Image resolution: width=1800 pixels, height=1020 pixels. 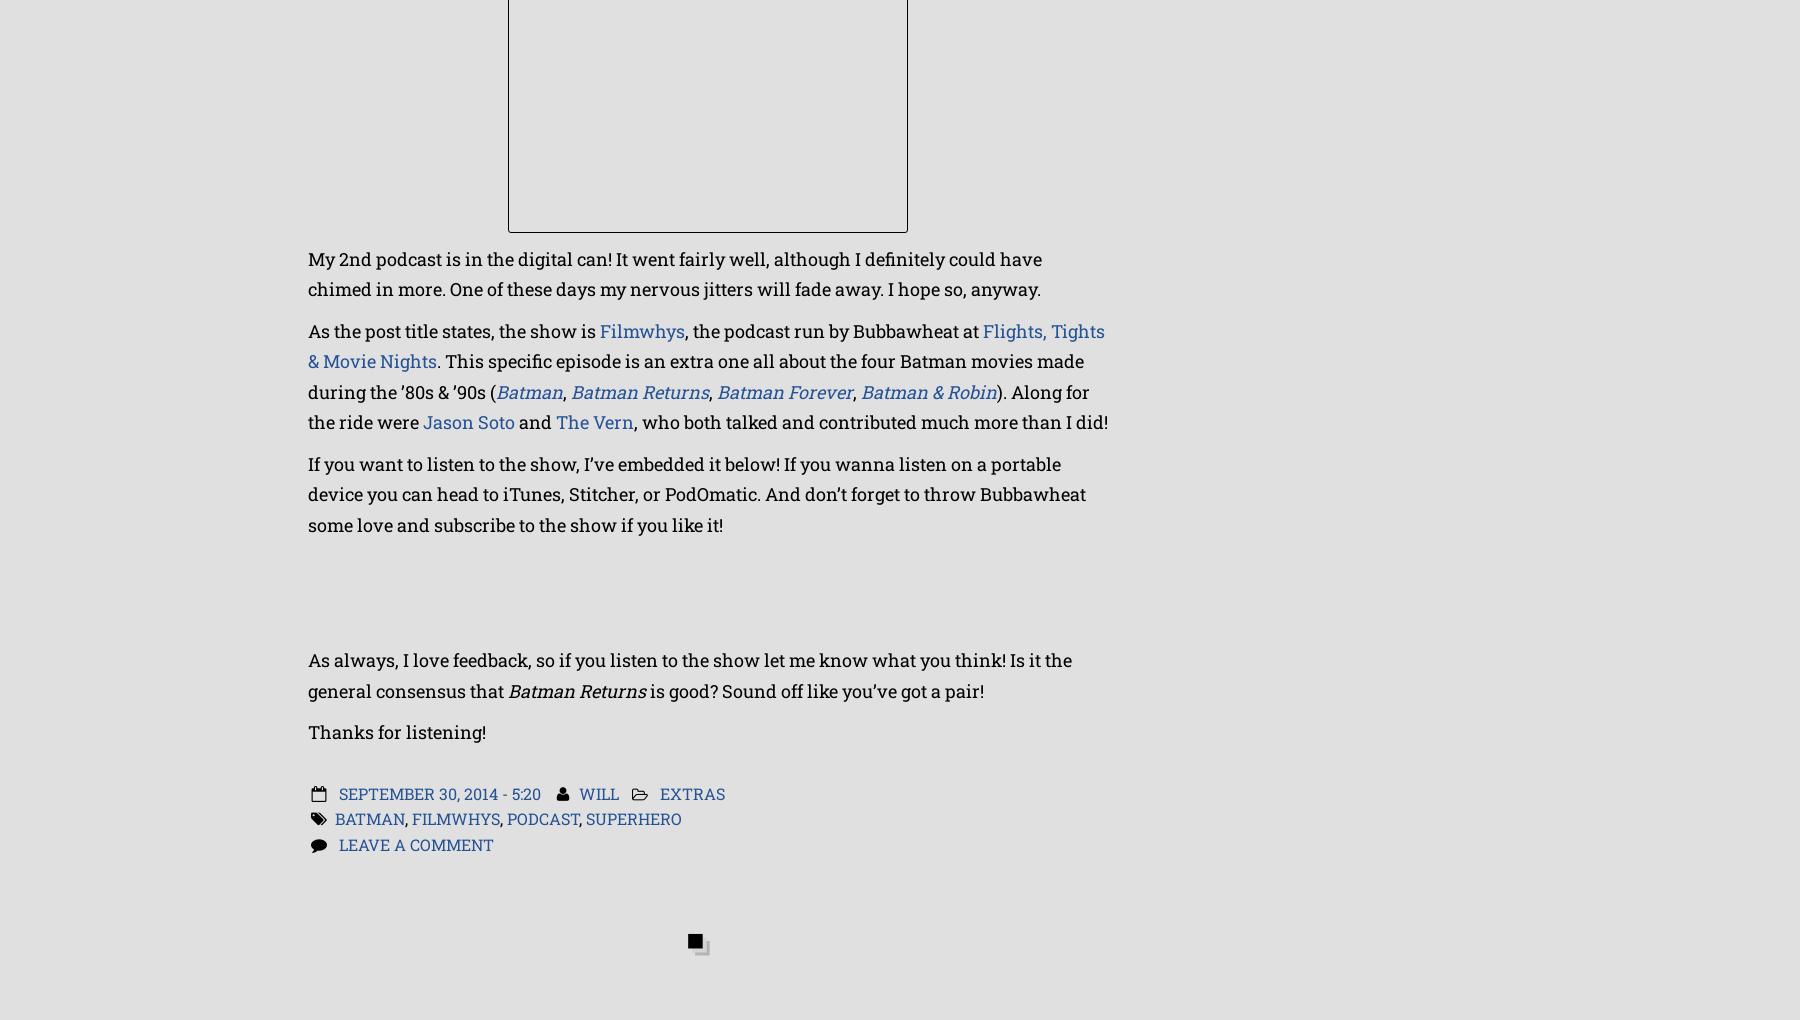 What do you see at coordinates (534, 421) in the screenshot?
I see `'and'` at bounding box center [534, 421].